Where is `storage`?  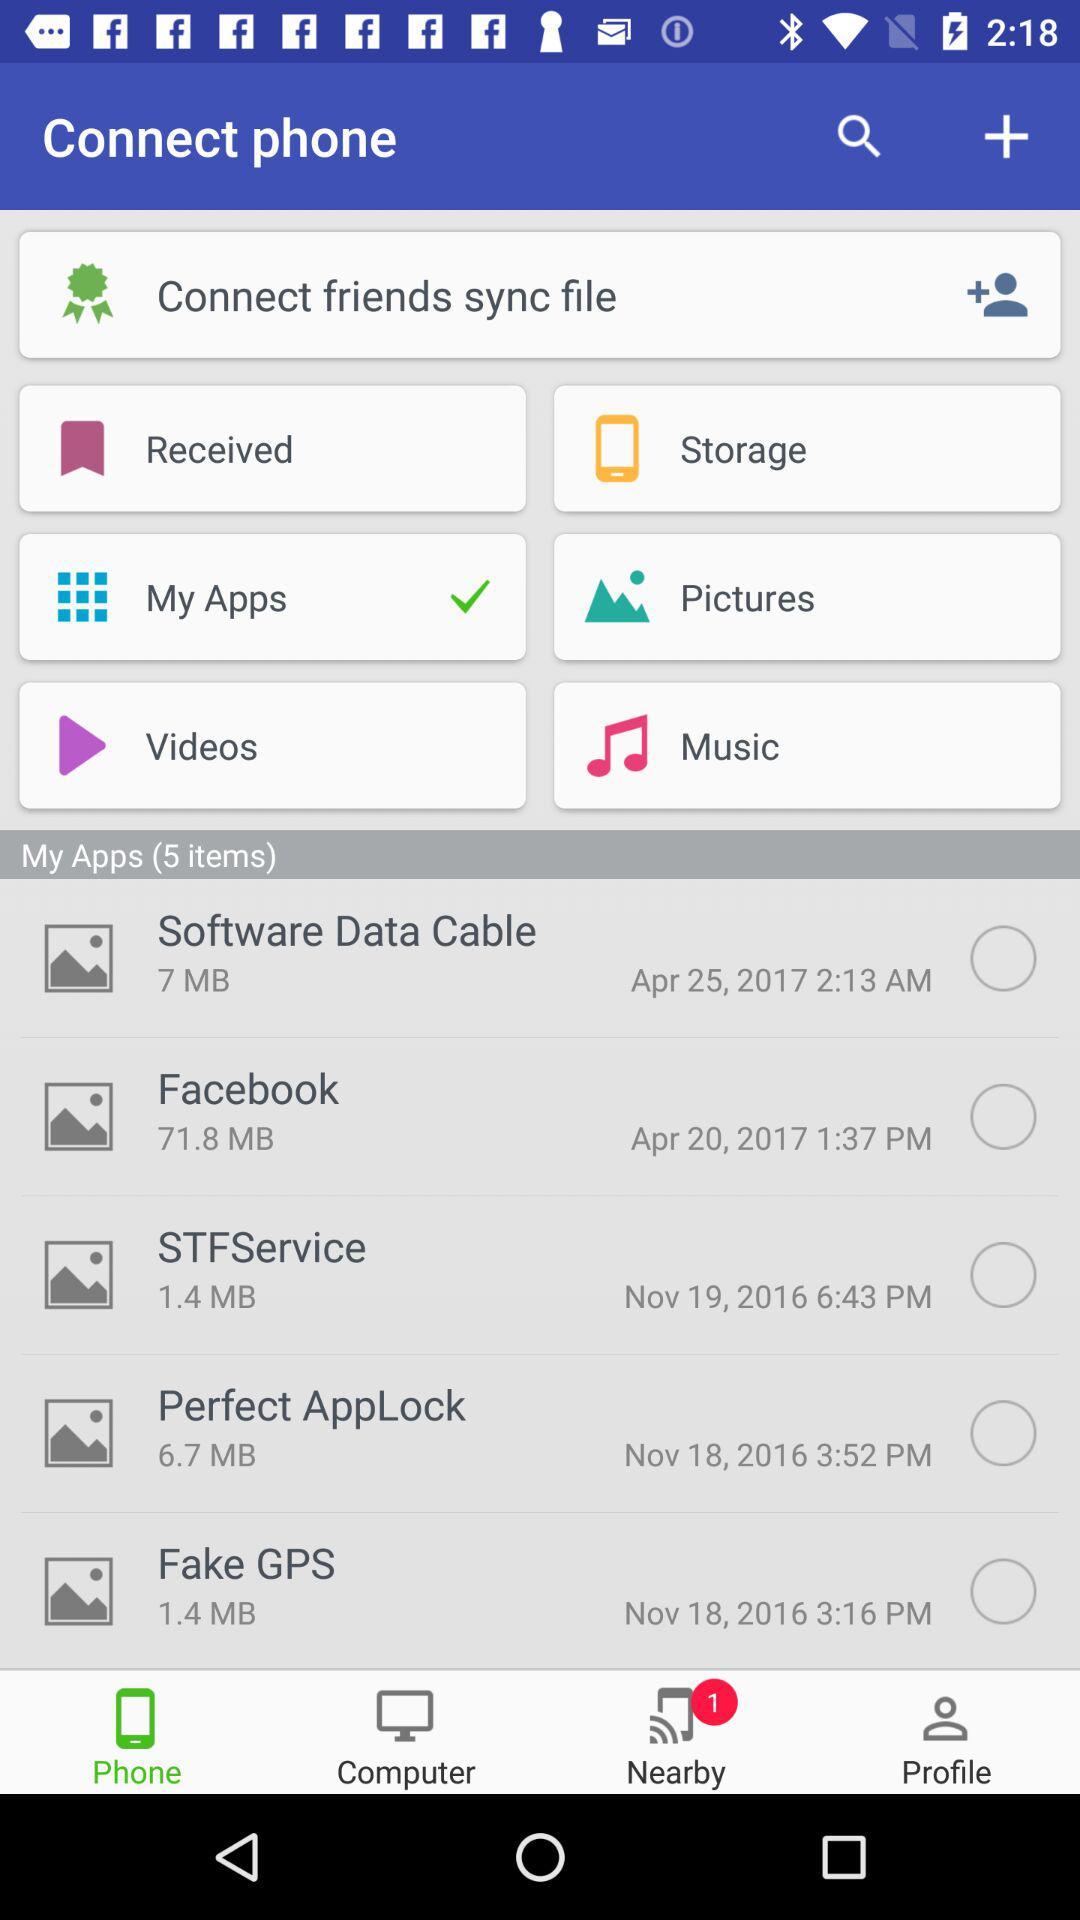
storage is located at coordinates (806, 447).